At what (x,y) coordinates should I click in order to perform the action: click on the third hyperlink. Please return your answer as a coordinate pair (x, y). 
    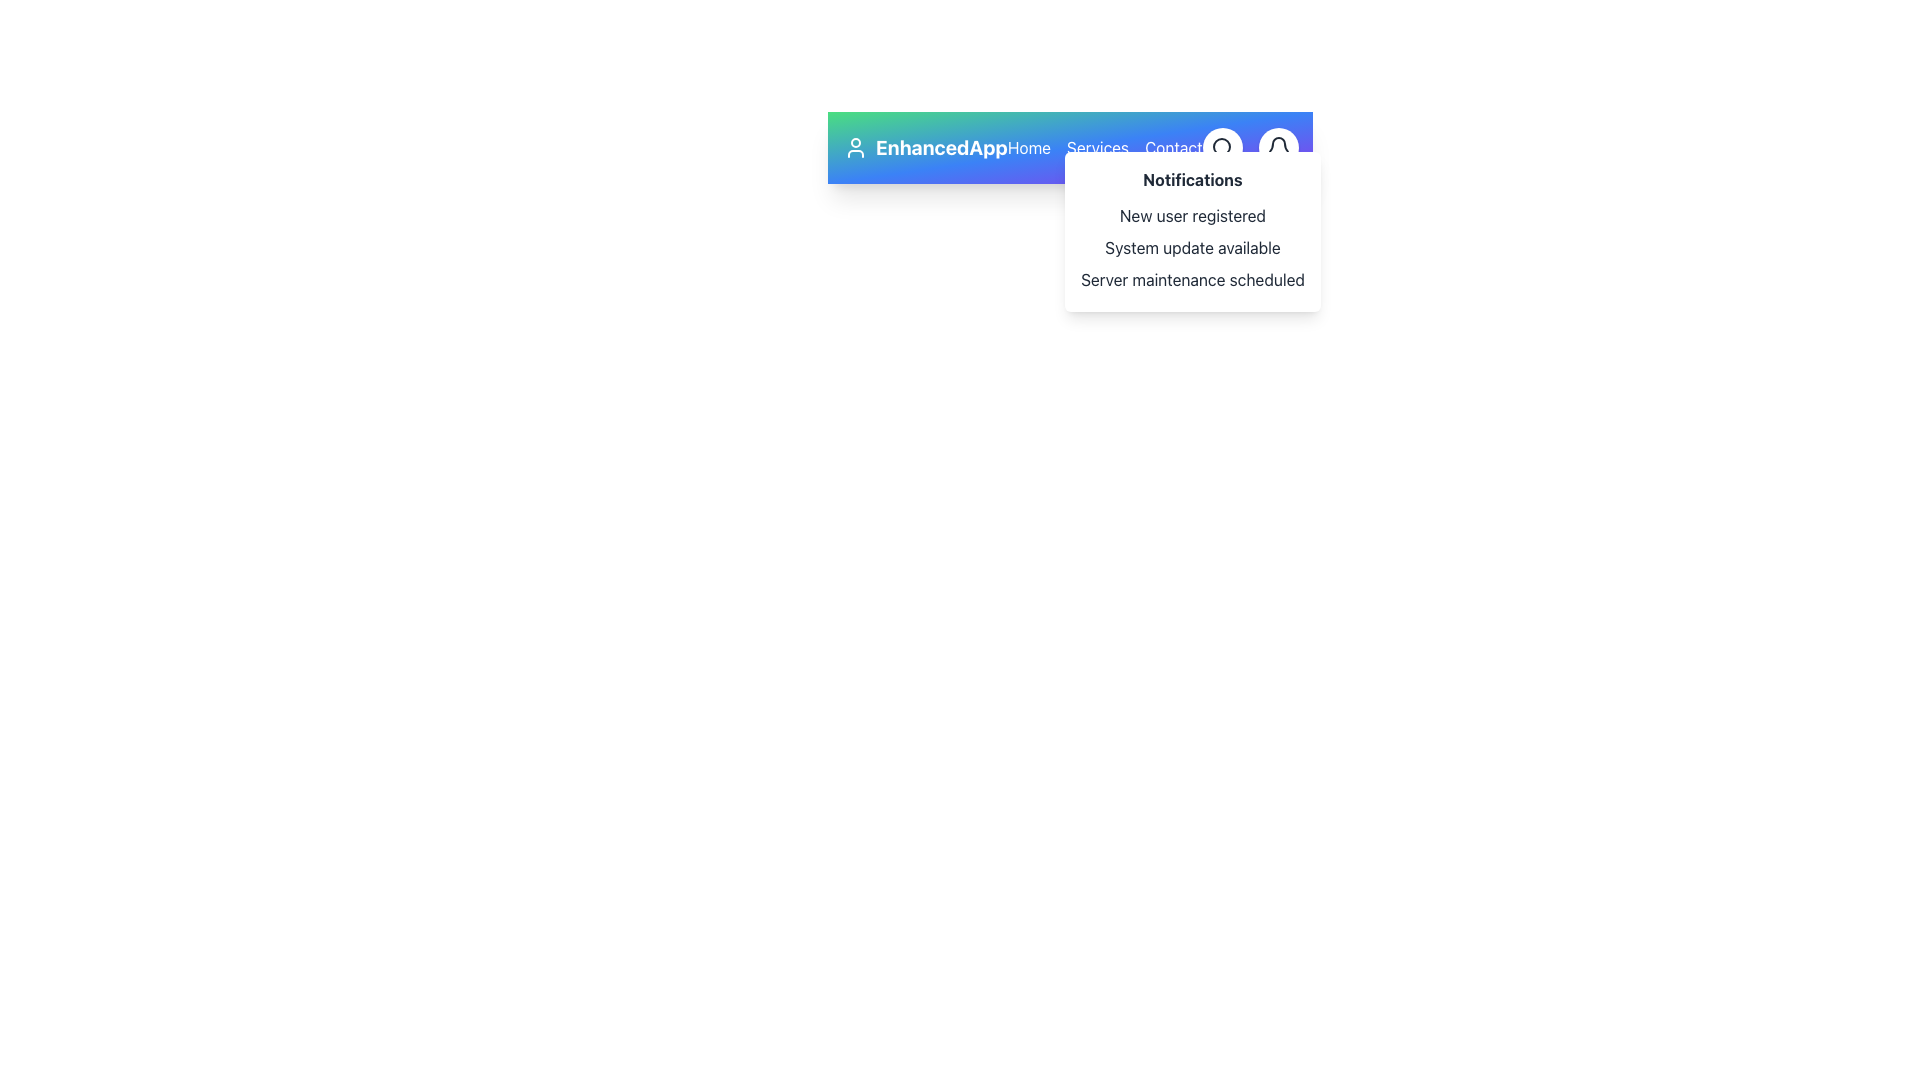
    Looking at the image, I should click on (1173, 146).